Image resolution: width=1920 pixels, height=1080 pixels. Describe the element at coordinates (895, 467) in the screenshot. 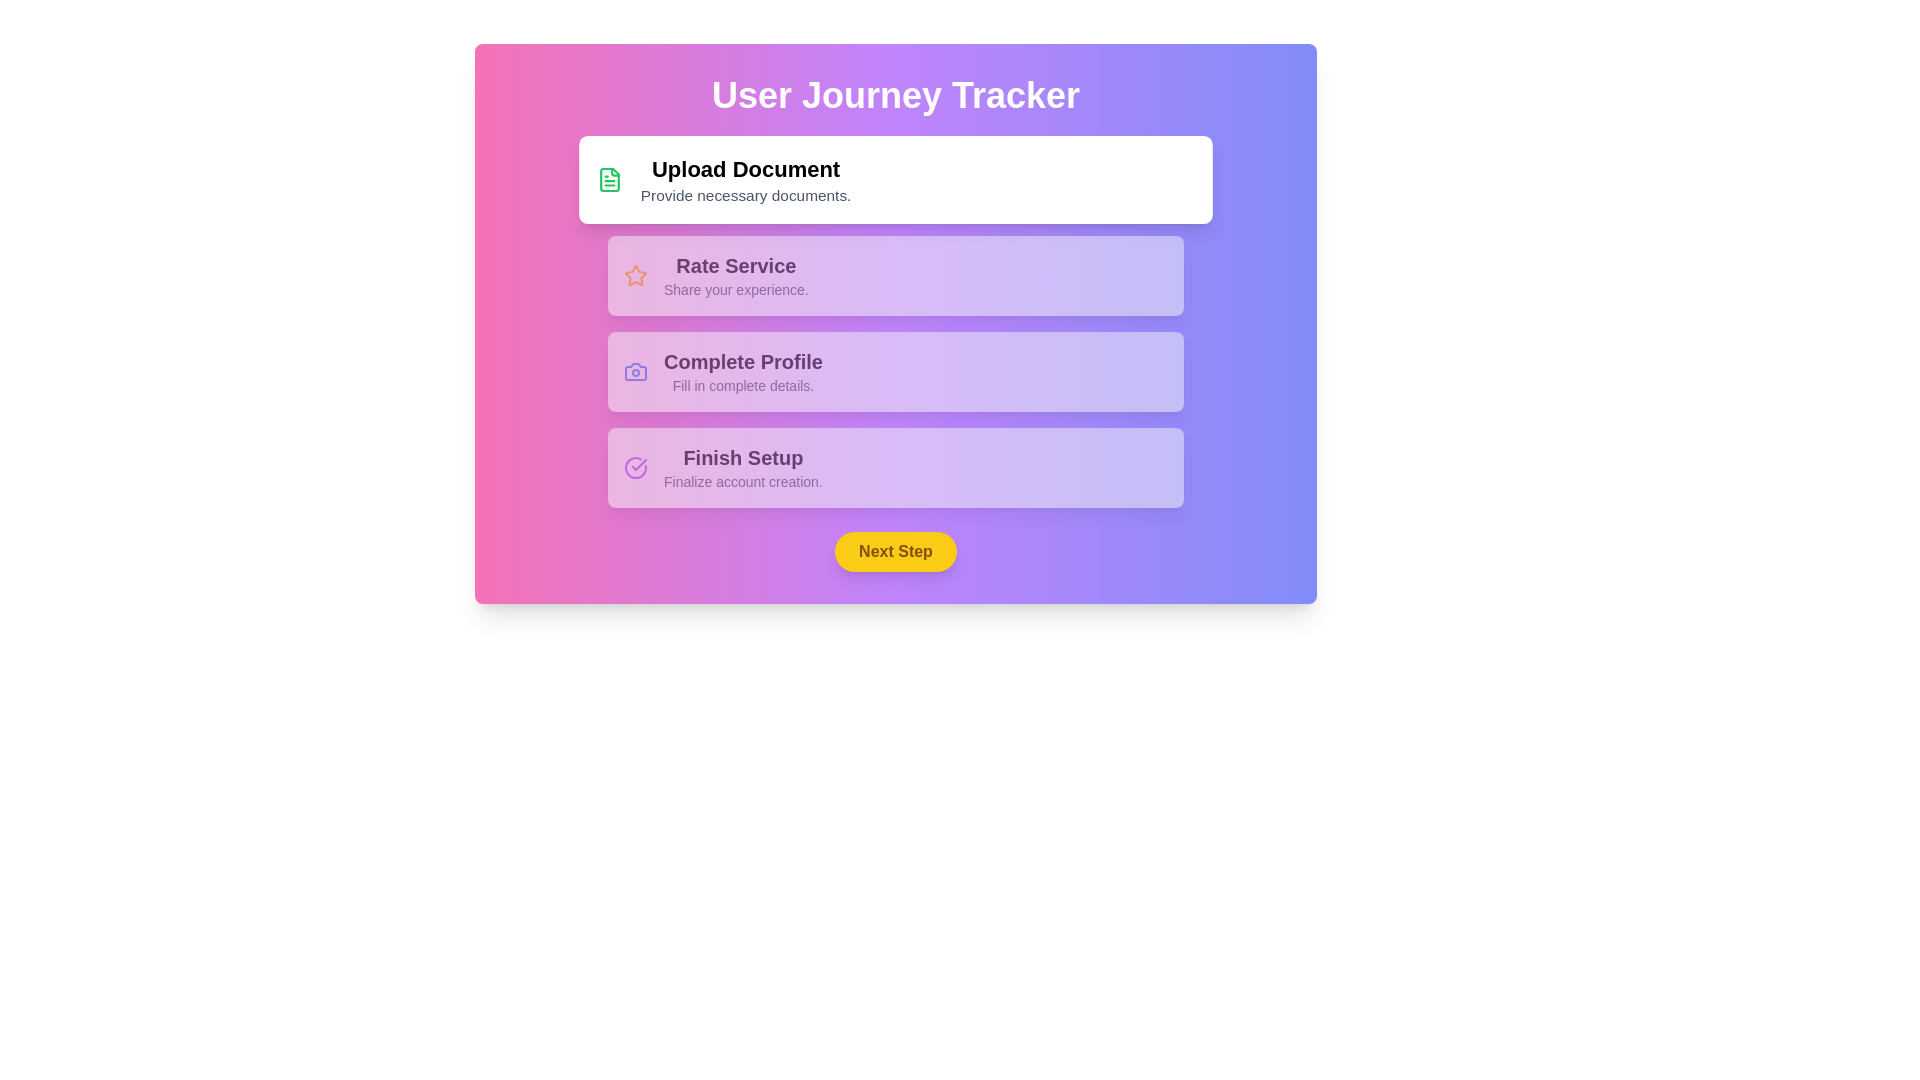

I see `information presented in the fourth card located at the bottom of the content section, which serves as the final step prompting the user to complete setting up their account` at that location.